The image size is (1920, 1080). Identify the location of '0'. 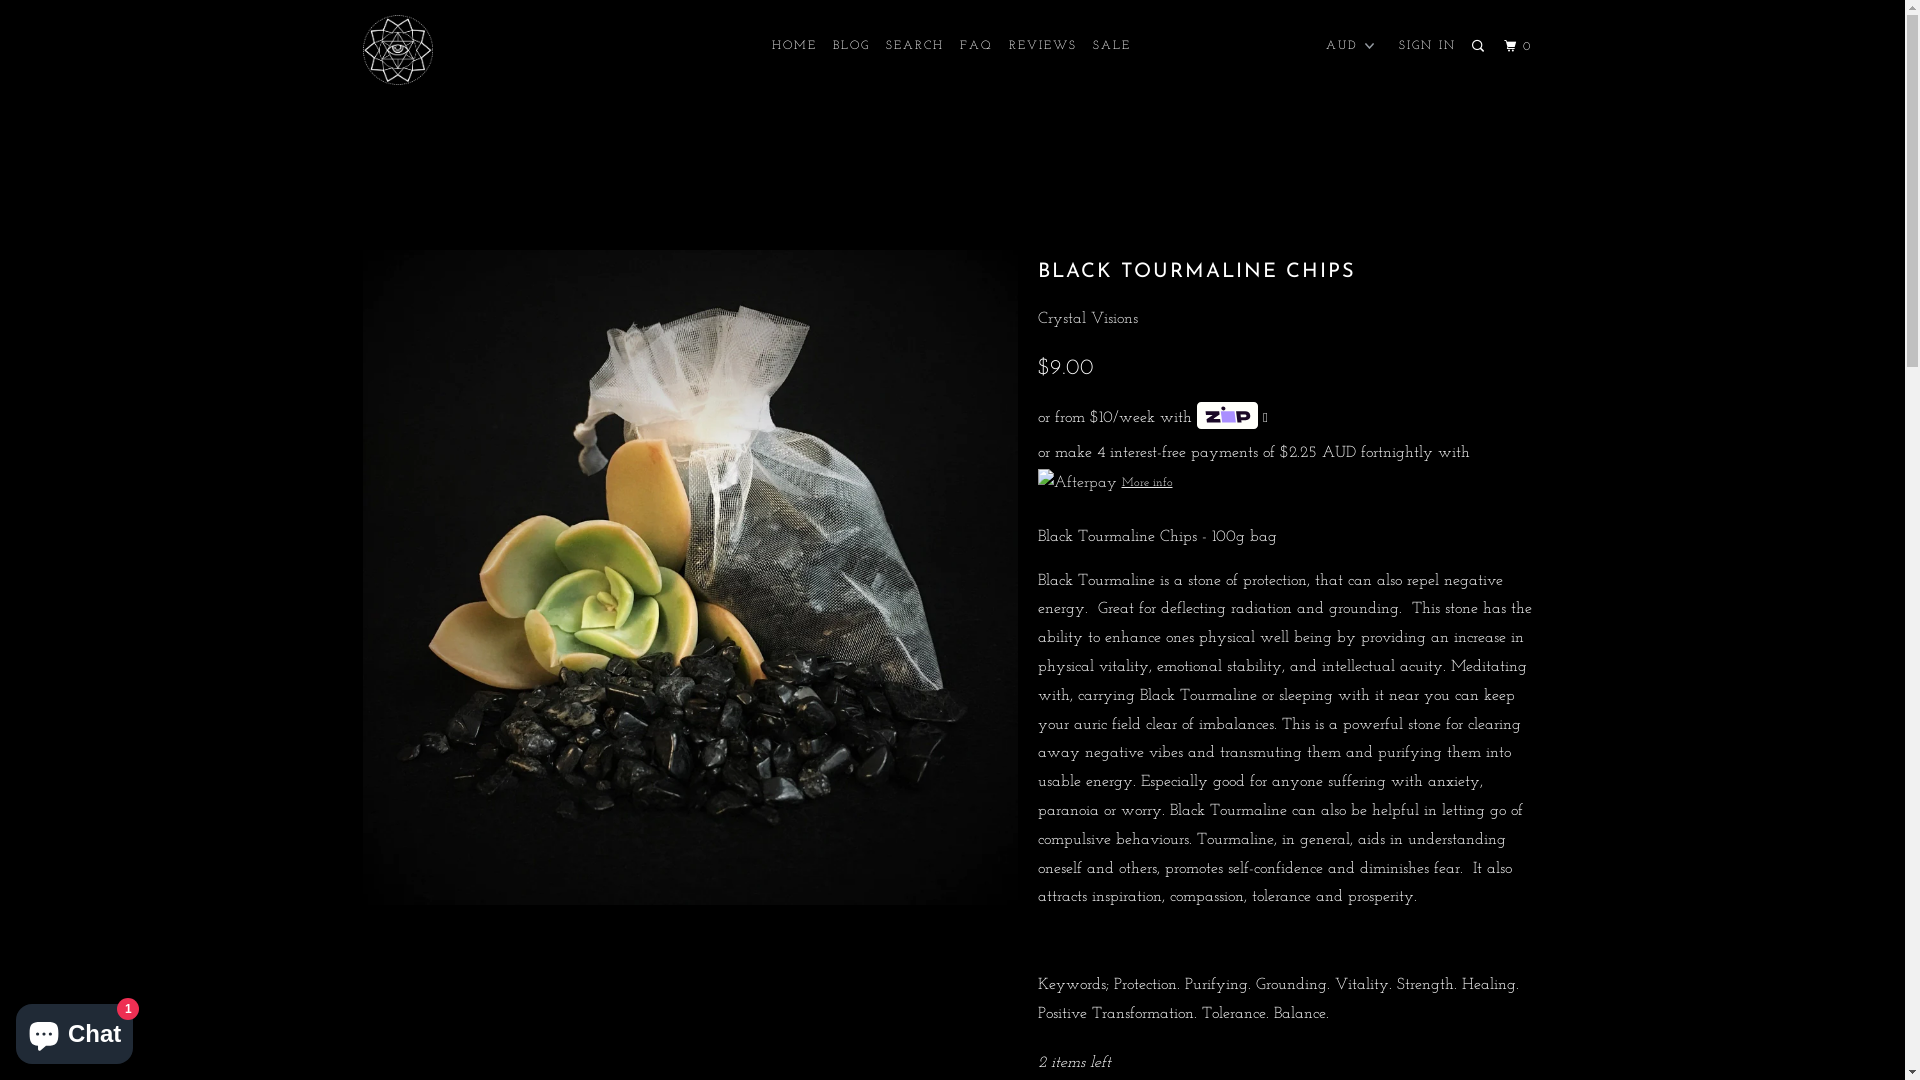
(1520, 45).